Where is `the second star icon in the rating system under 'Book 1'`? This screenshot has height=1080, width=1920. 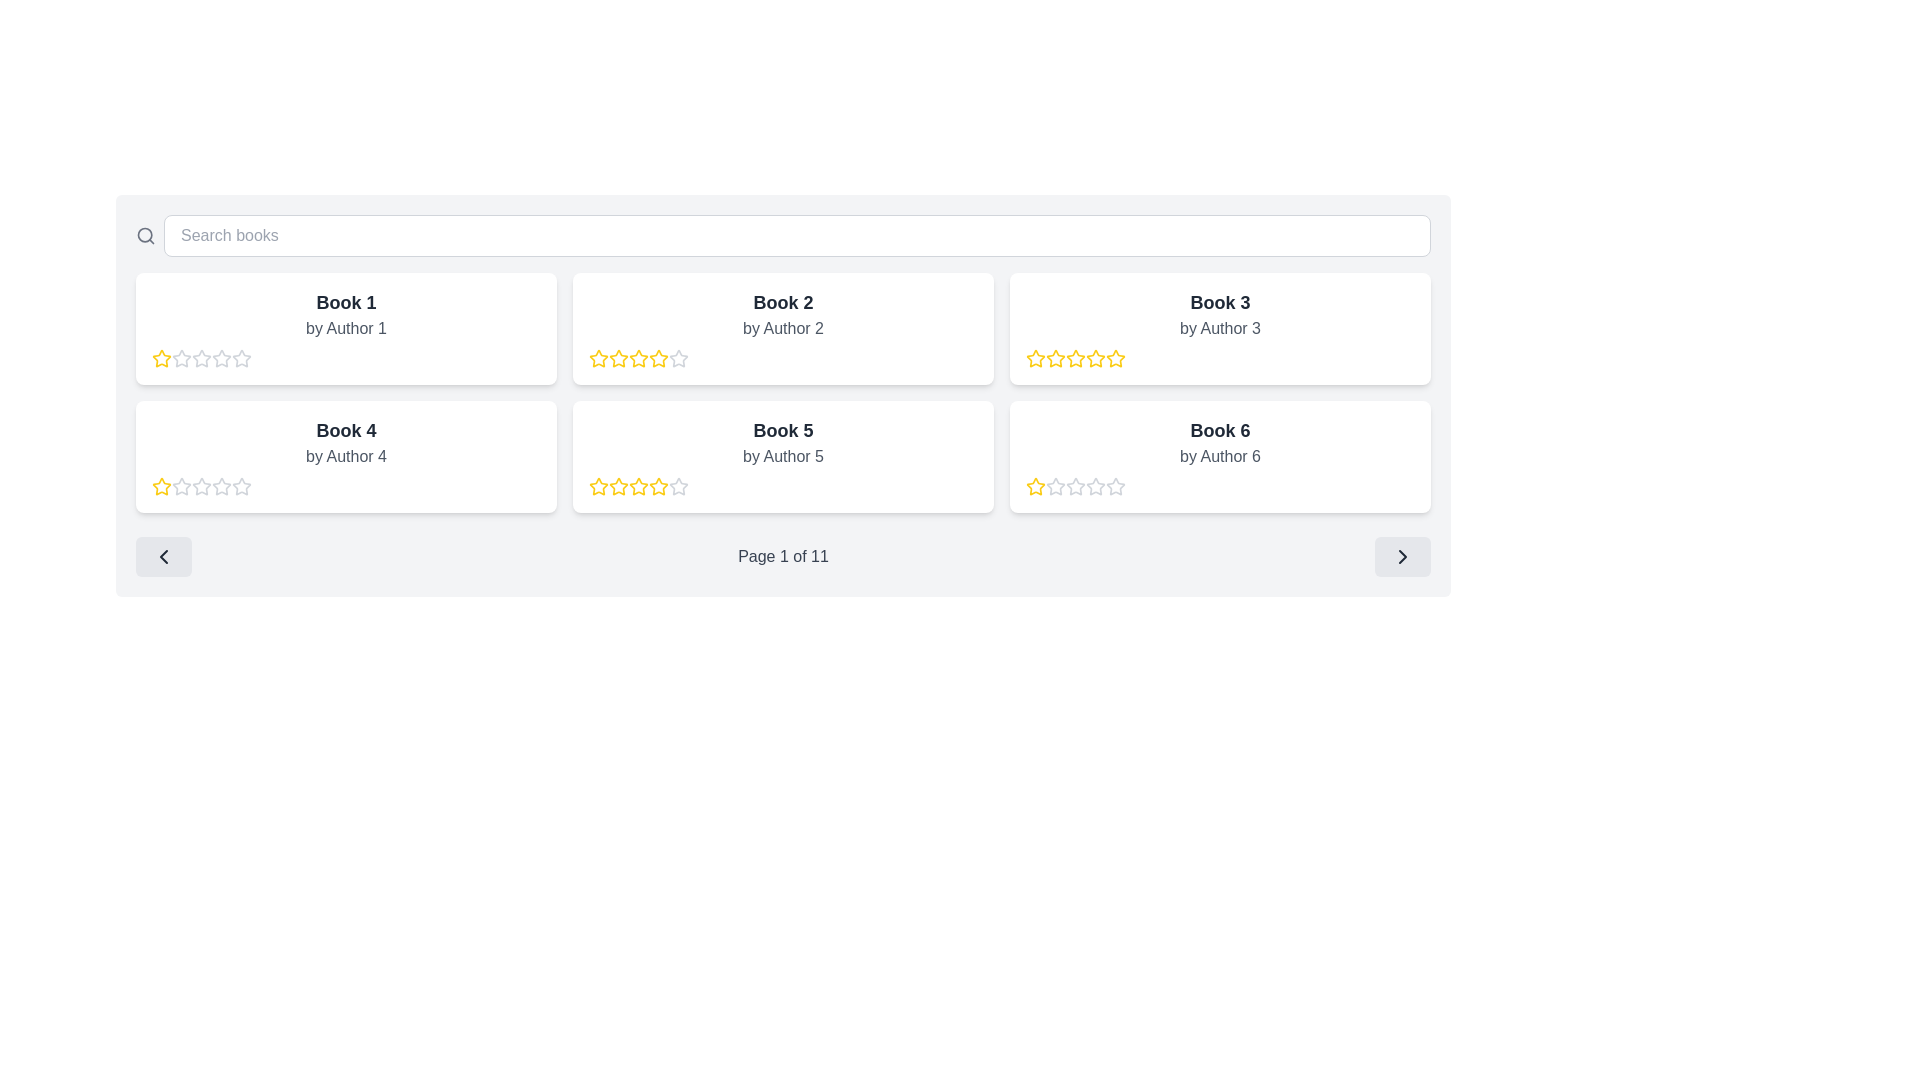 the second star icon in the rating system under 'Book 1' is located at coordinates (240, 357).